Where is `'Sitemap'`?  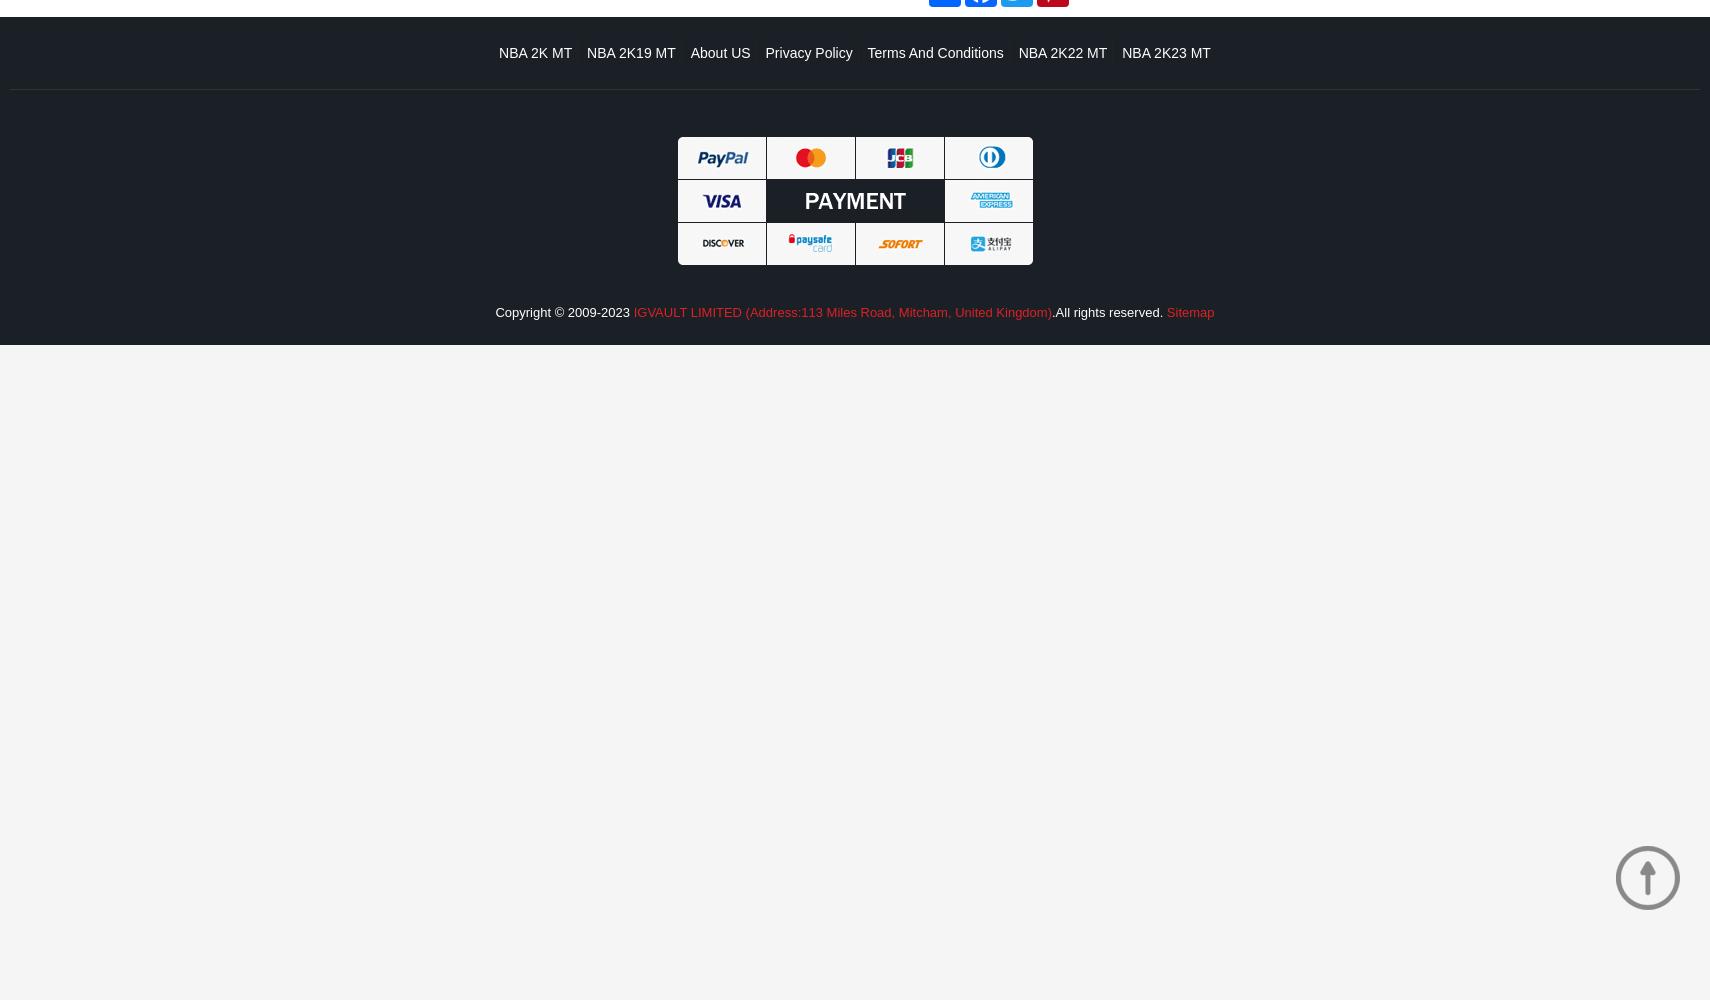
'Sitemap' is located at coordinates (1188, 312).